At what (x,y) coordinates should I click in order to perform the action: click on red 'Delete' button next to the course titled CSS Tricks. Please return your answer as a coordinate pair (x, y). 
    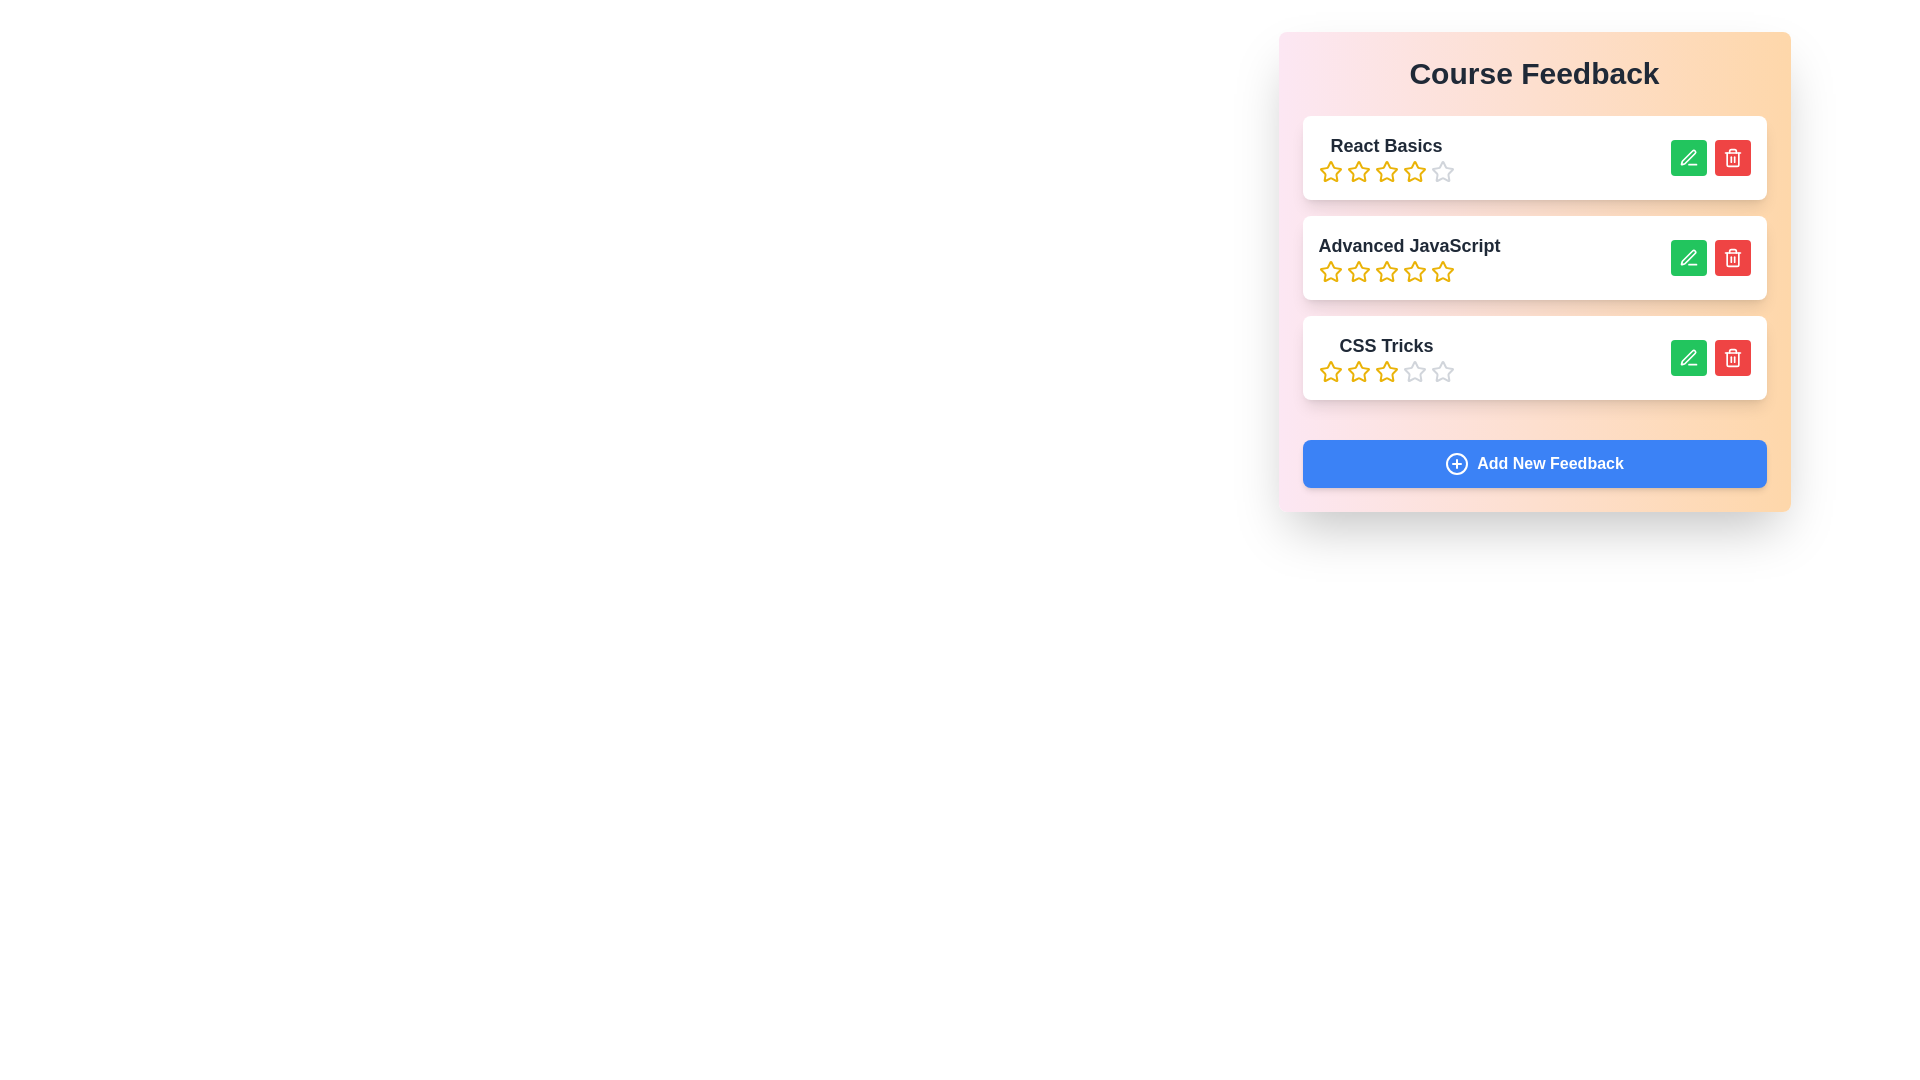
    Looking at the image, I should click on (1731, 357).